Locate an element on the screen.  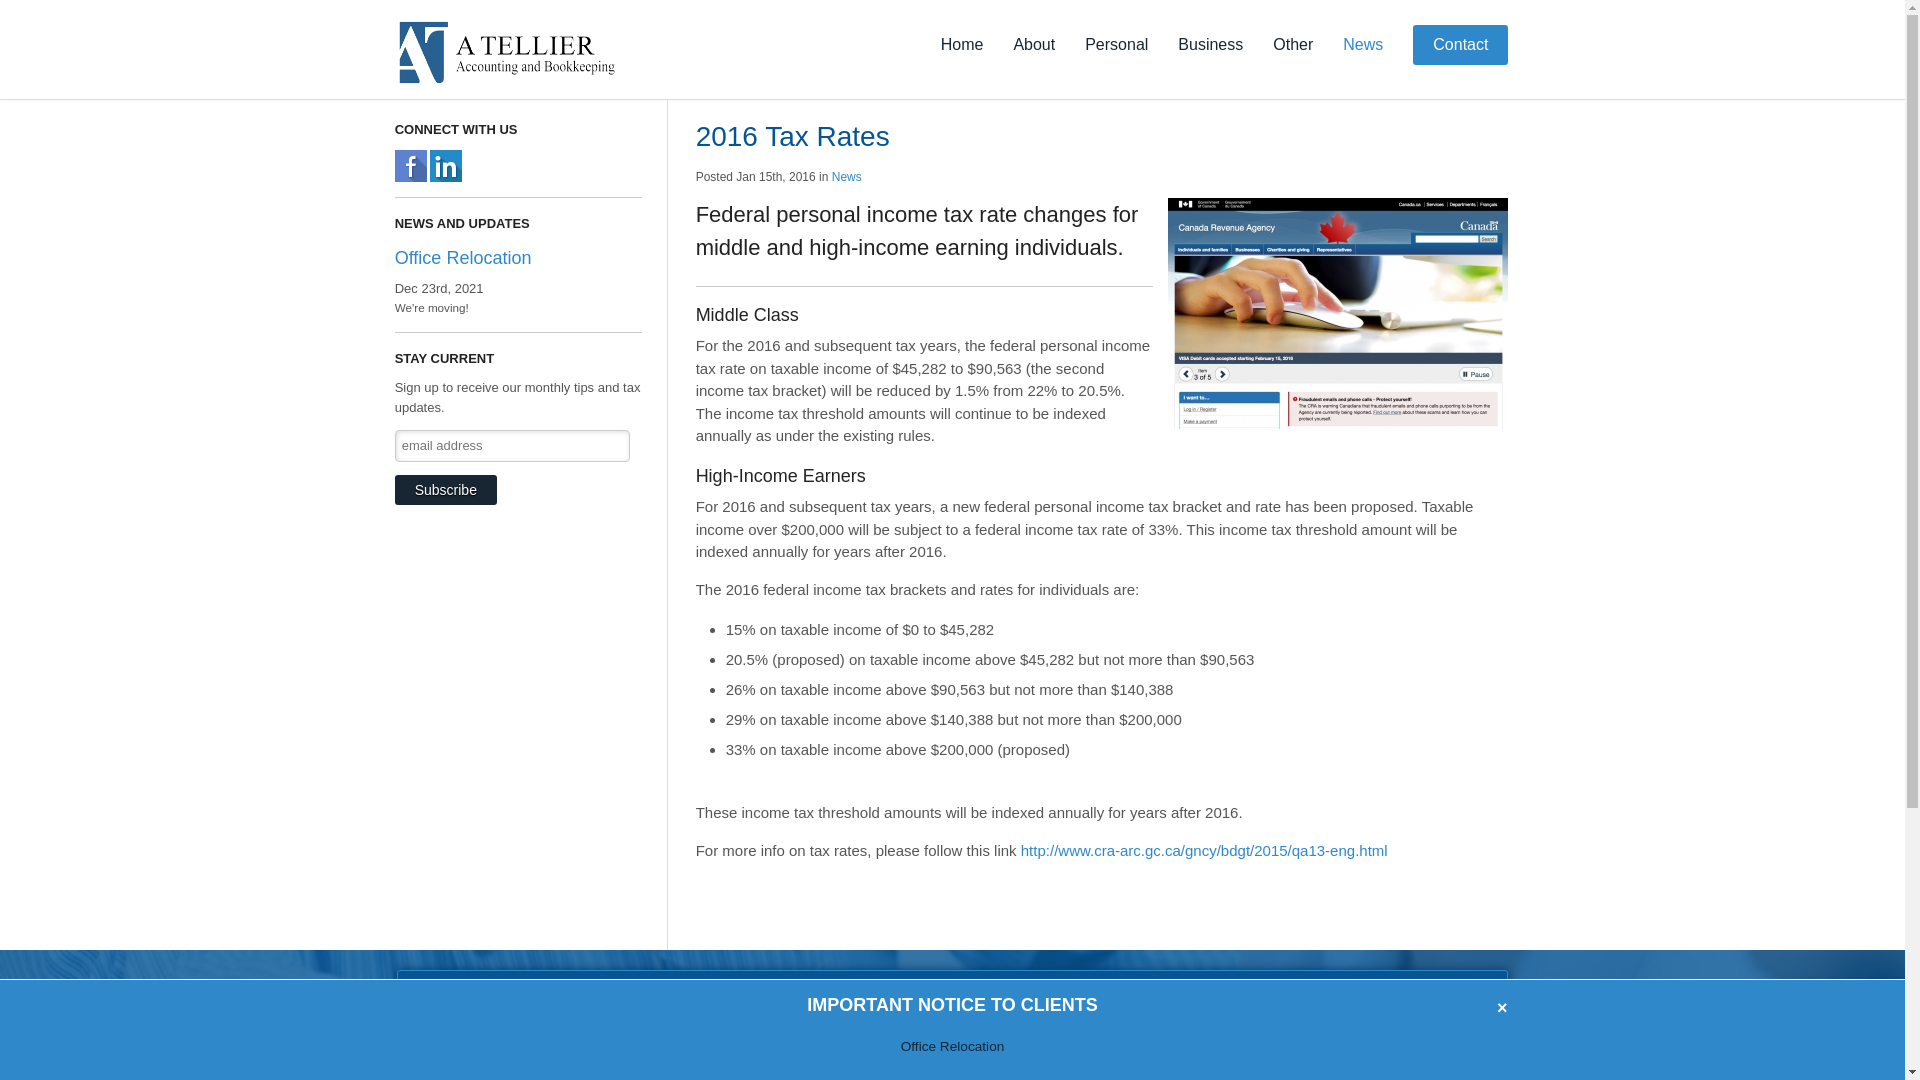
'News' is located at coordinates (1343, 45).